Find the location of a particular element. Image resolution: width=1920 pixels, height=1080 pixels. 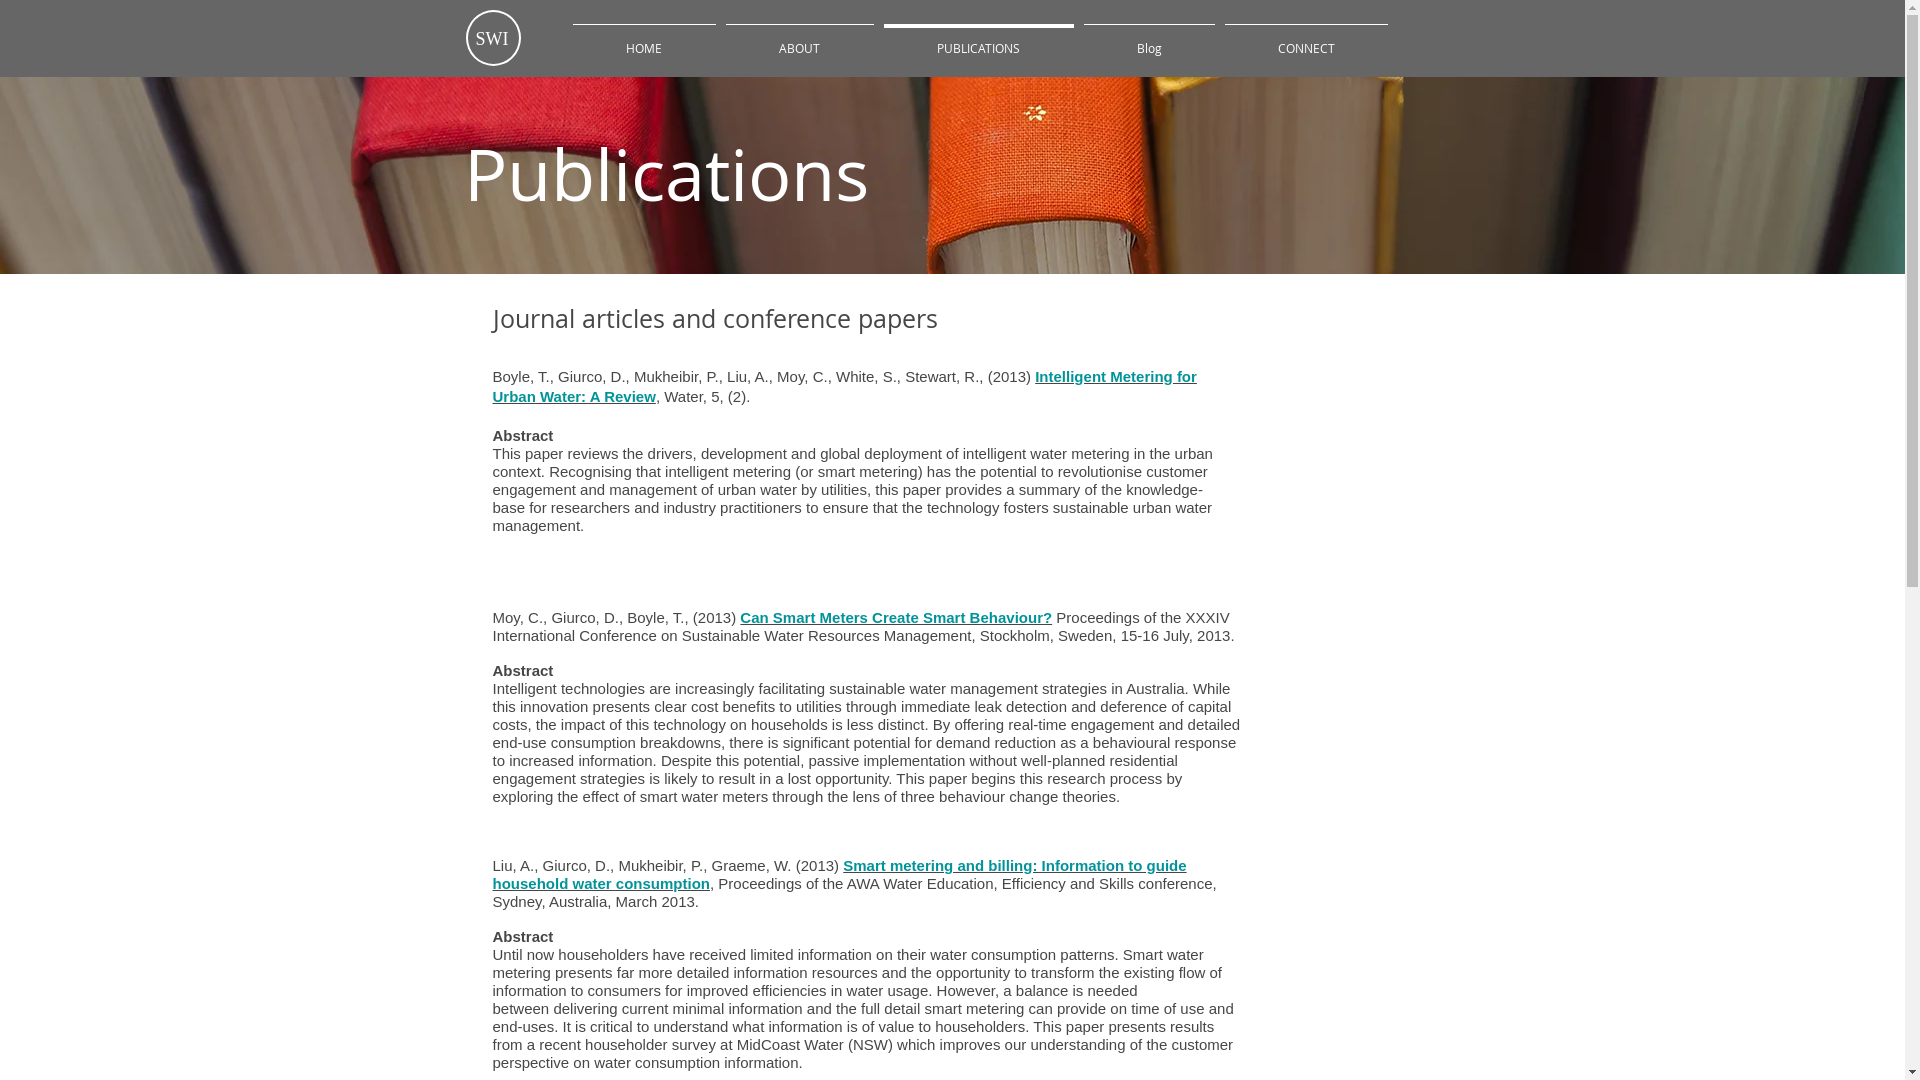

'HOME' is located at coordinates (644, 39).